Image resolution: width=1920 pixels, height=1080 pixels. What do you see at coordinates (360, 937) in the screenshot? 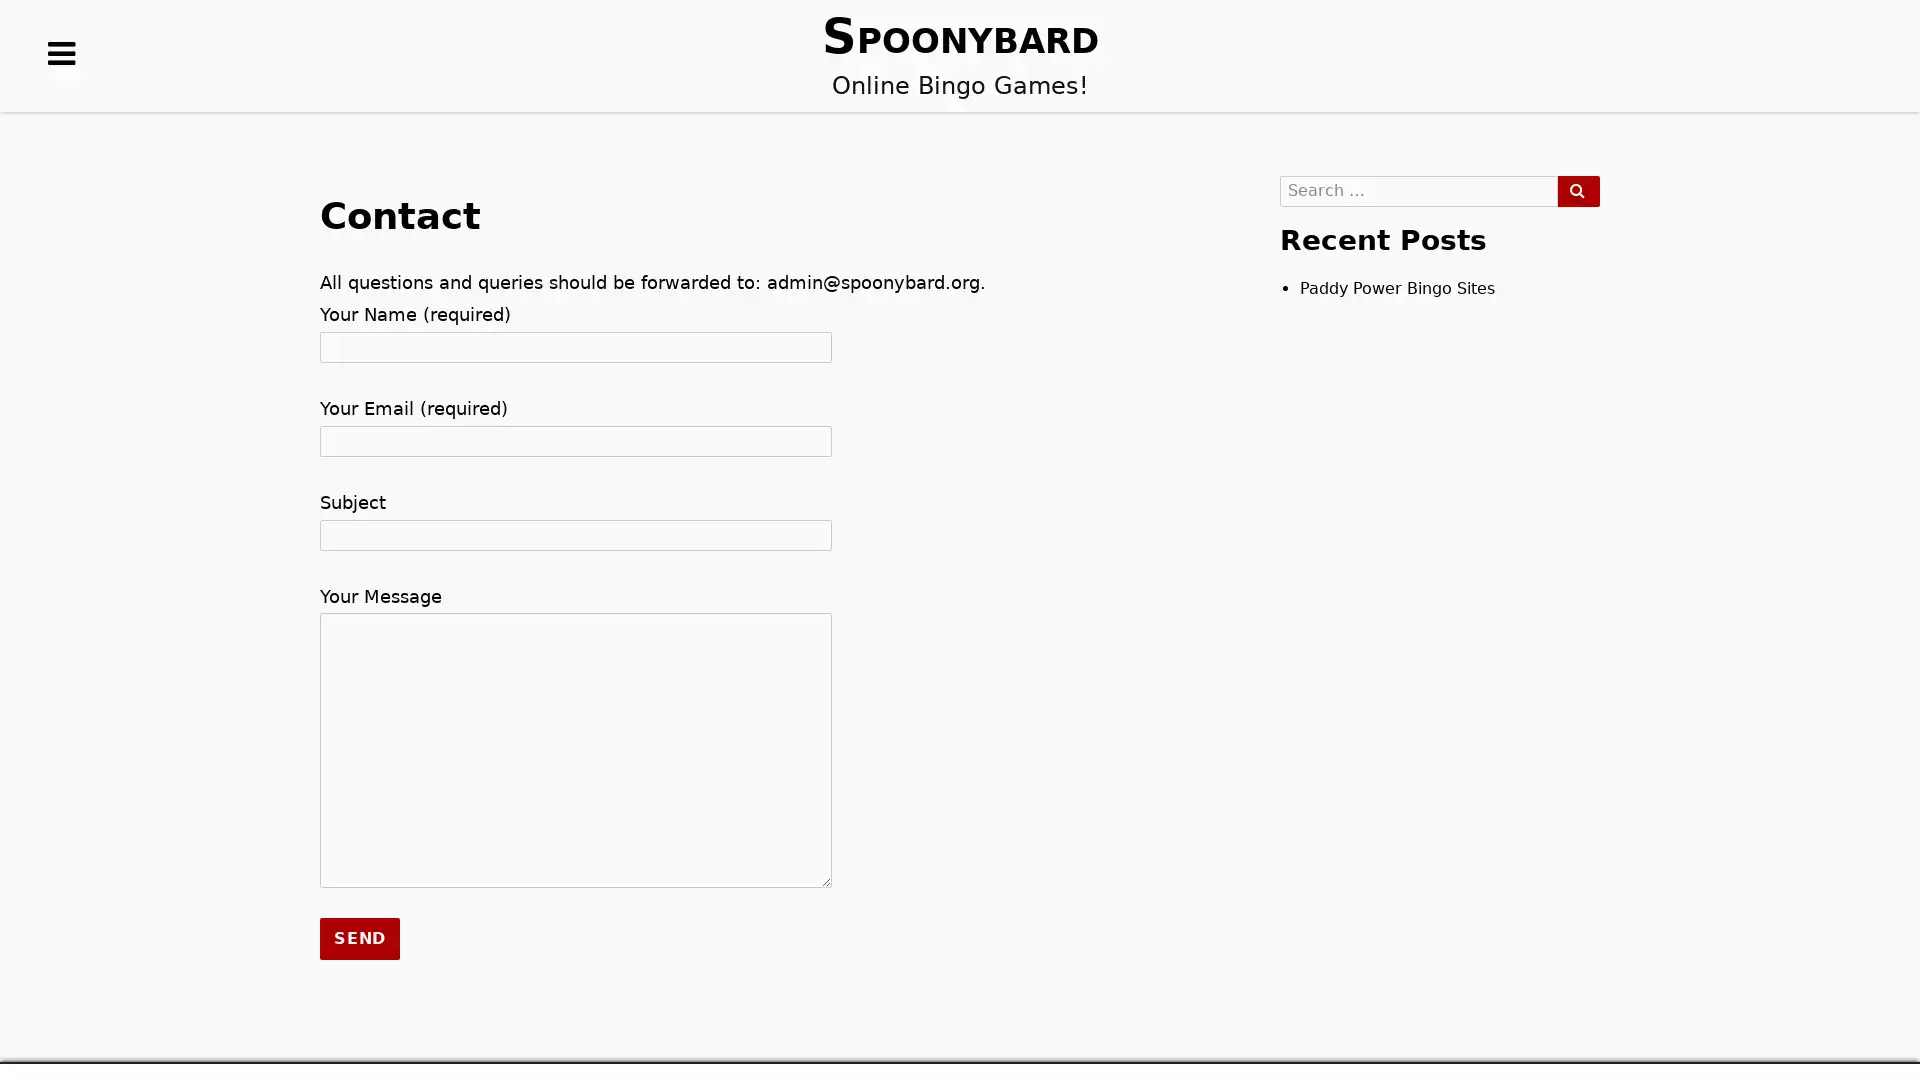
I see `Send` at bounding box center [360, 937].